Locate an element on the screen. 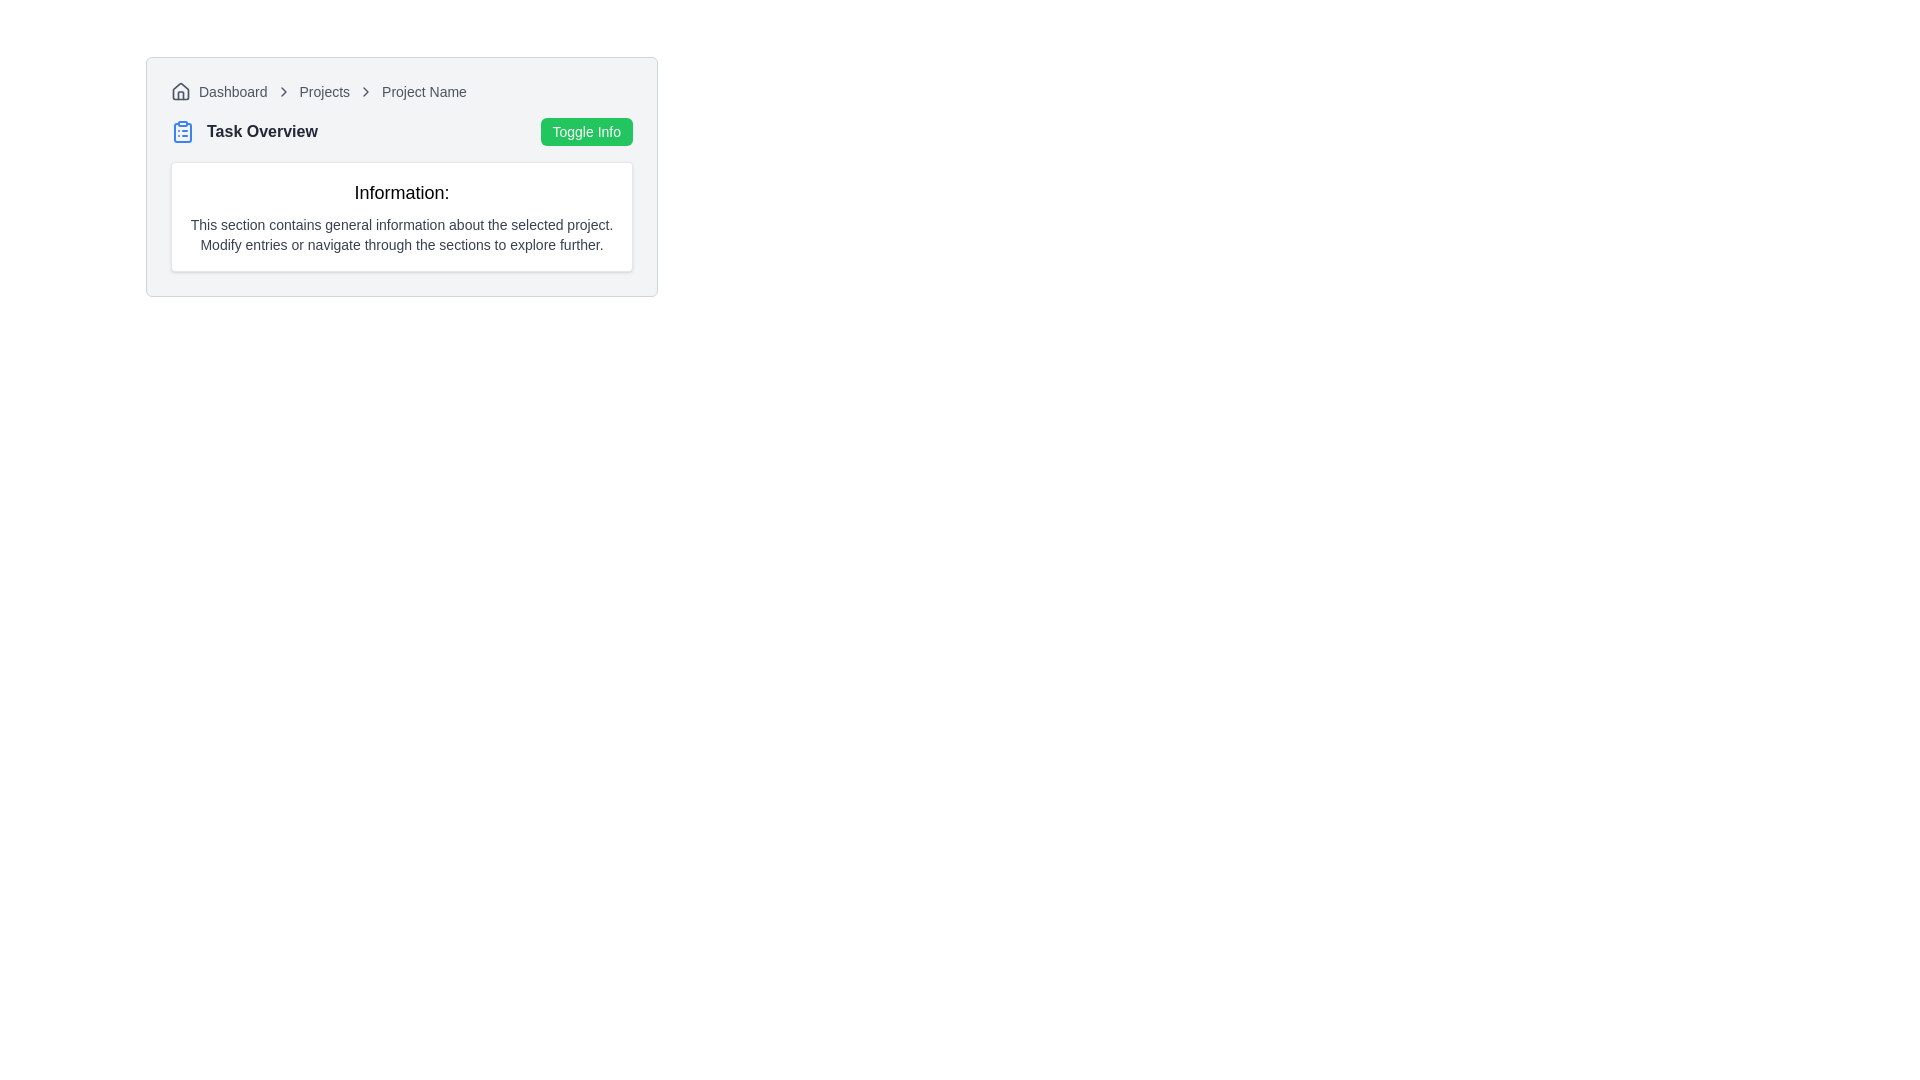 The image size is (1920, 1080). the Breadcrumb link for 'Projects' located in the breadcrumb navigation bar is located at coordinates (324, 92).